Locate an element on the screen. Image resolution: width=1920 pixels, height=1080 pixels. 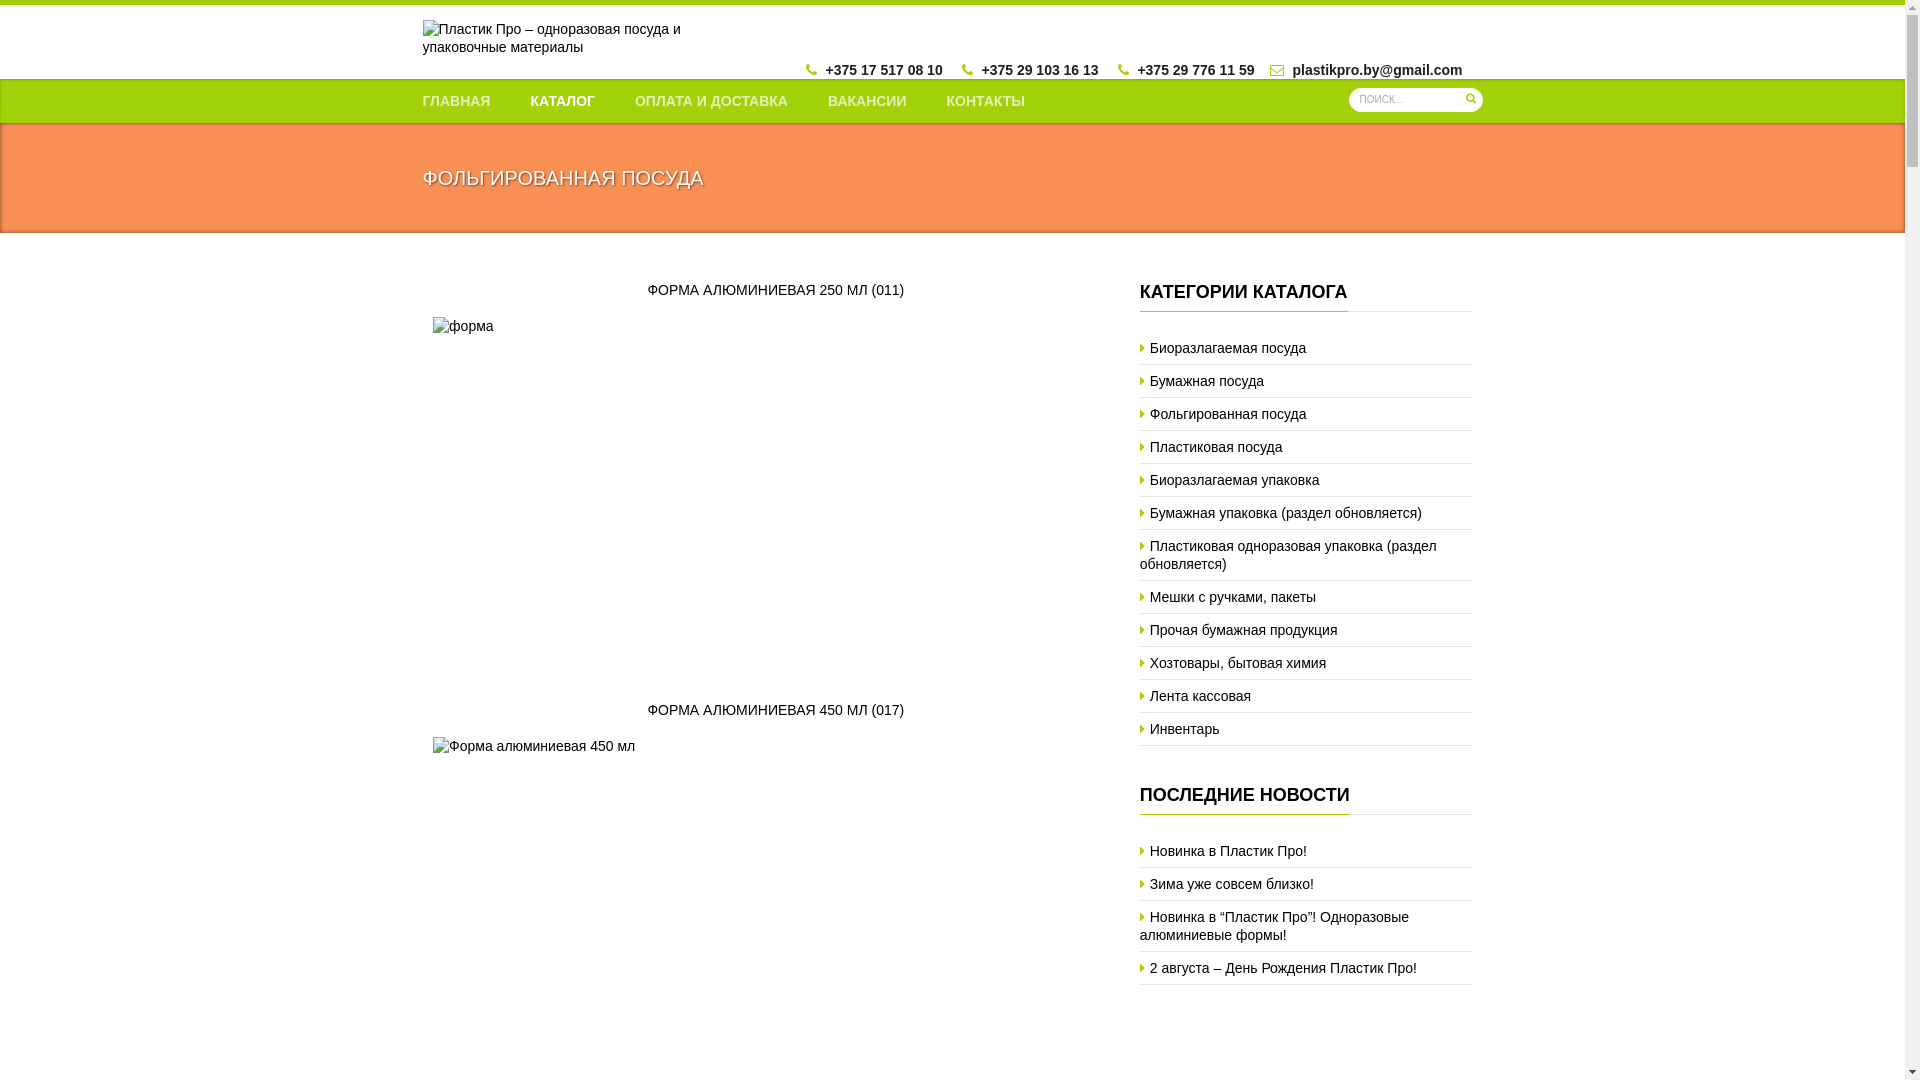
'+375 29 103 16 13' is located at coordinates (980, 68).